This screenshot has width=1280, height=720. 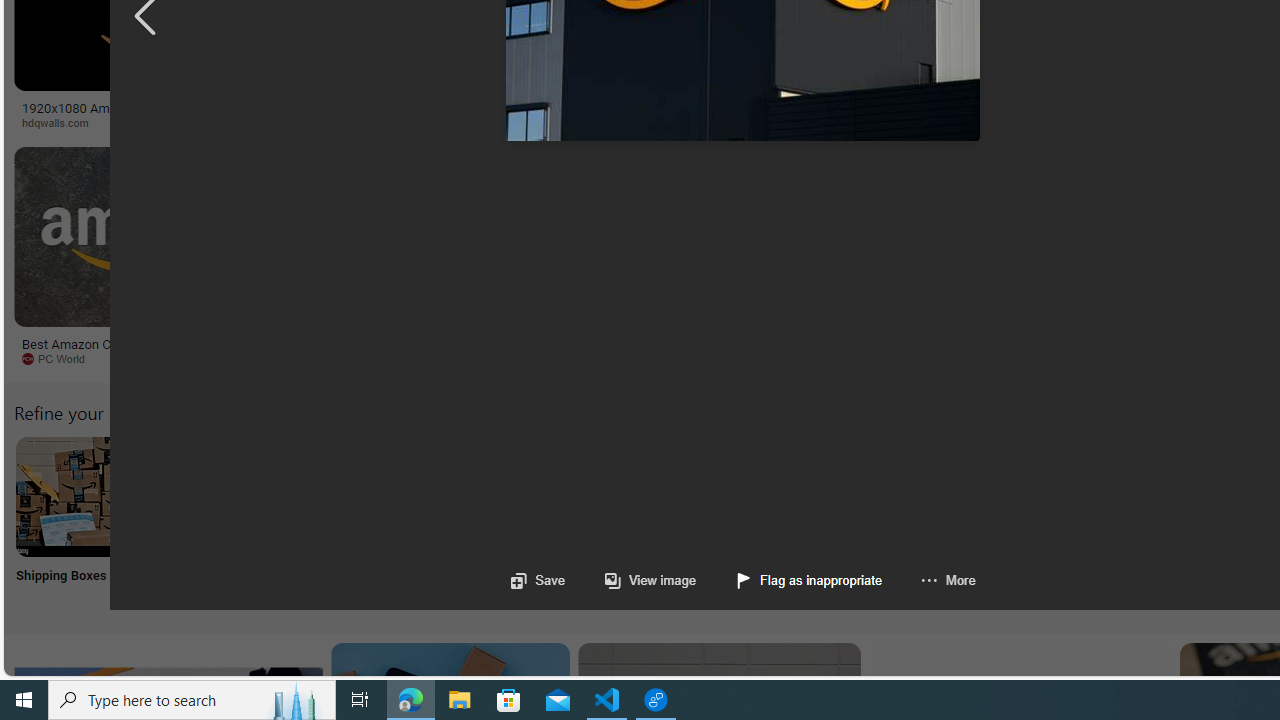 I want to click on 'View image', so click(x=650, y=580).